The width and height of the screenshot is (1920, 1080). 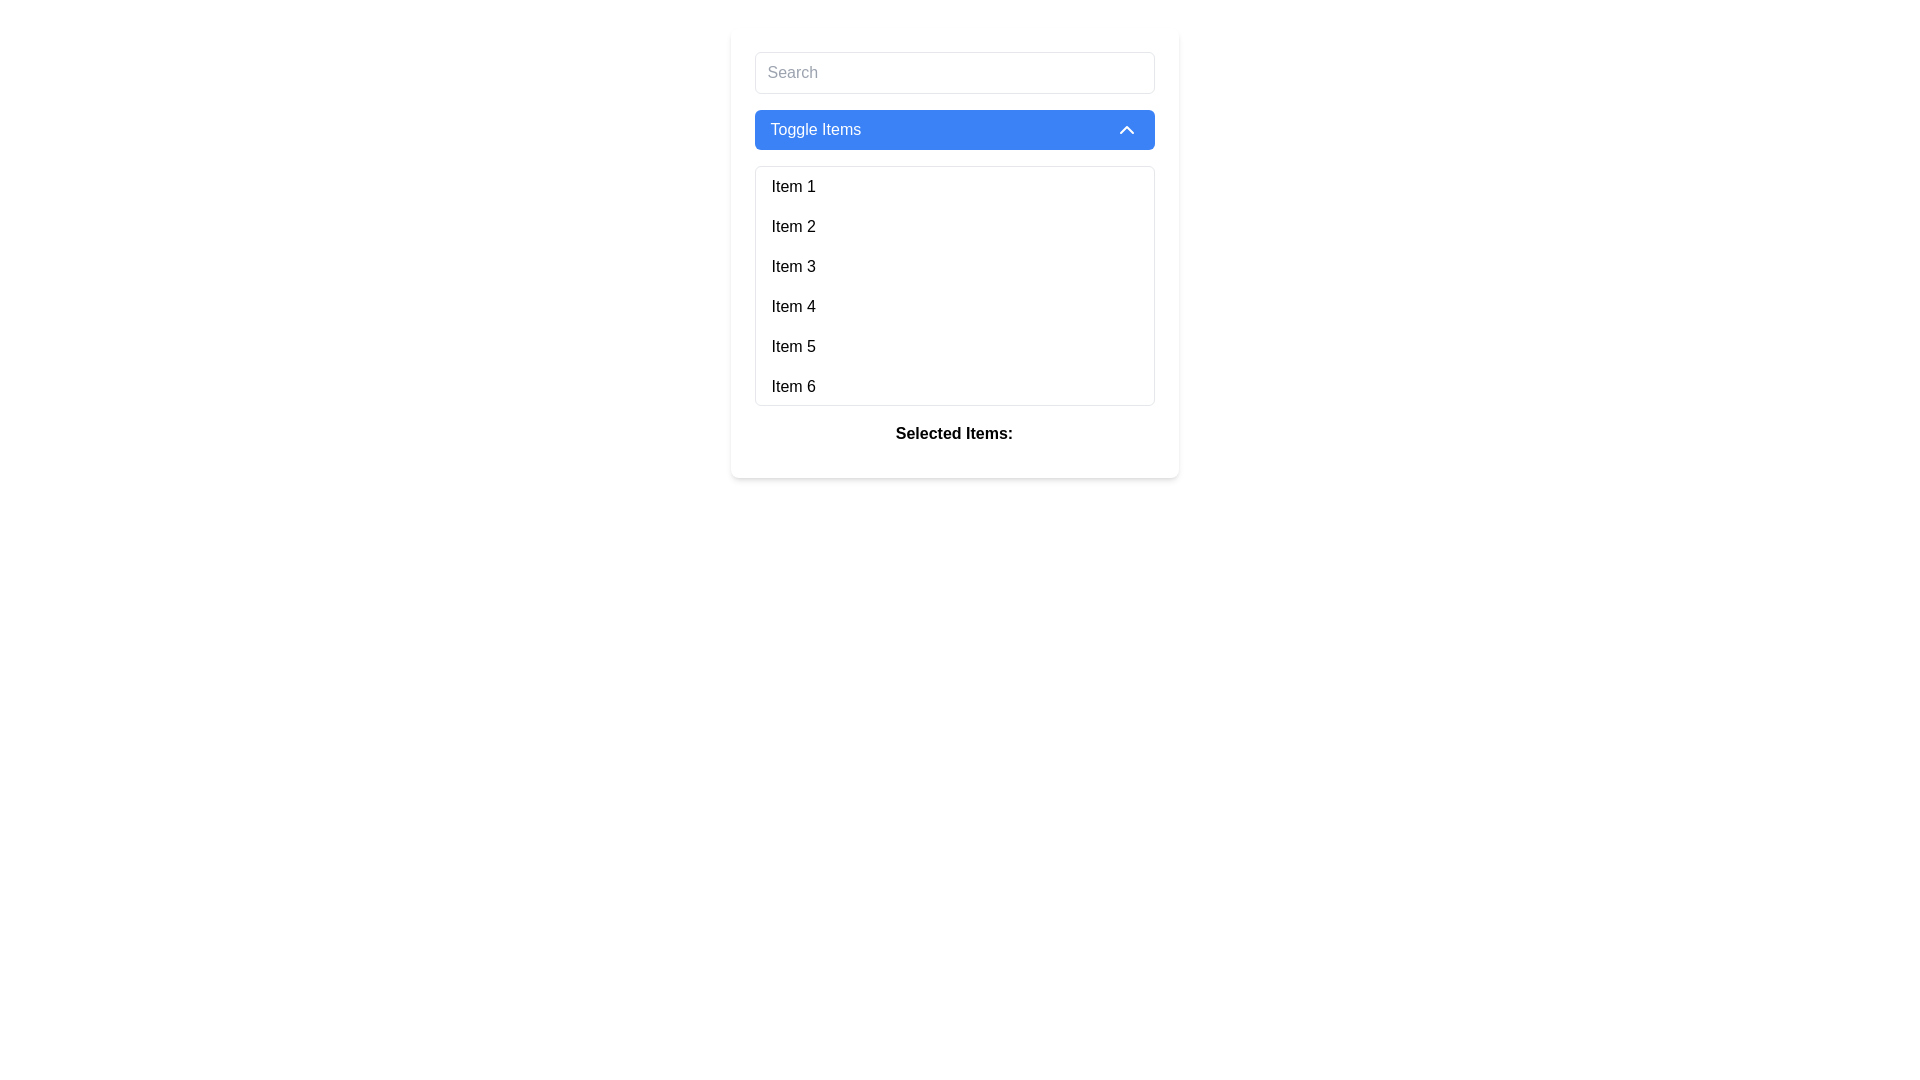 What do you see at coordinates (953, 186) in the screenshot?
I see `the first item in the scrollable list labeled 'Item 1', which is styled with a hover effect that changes the background color to blue` at bounding box center [953, 186].